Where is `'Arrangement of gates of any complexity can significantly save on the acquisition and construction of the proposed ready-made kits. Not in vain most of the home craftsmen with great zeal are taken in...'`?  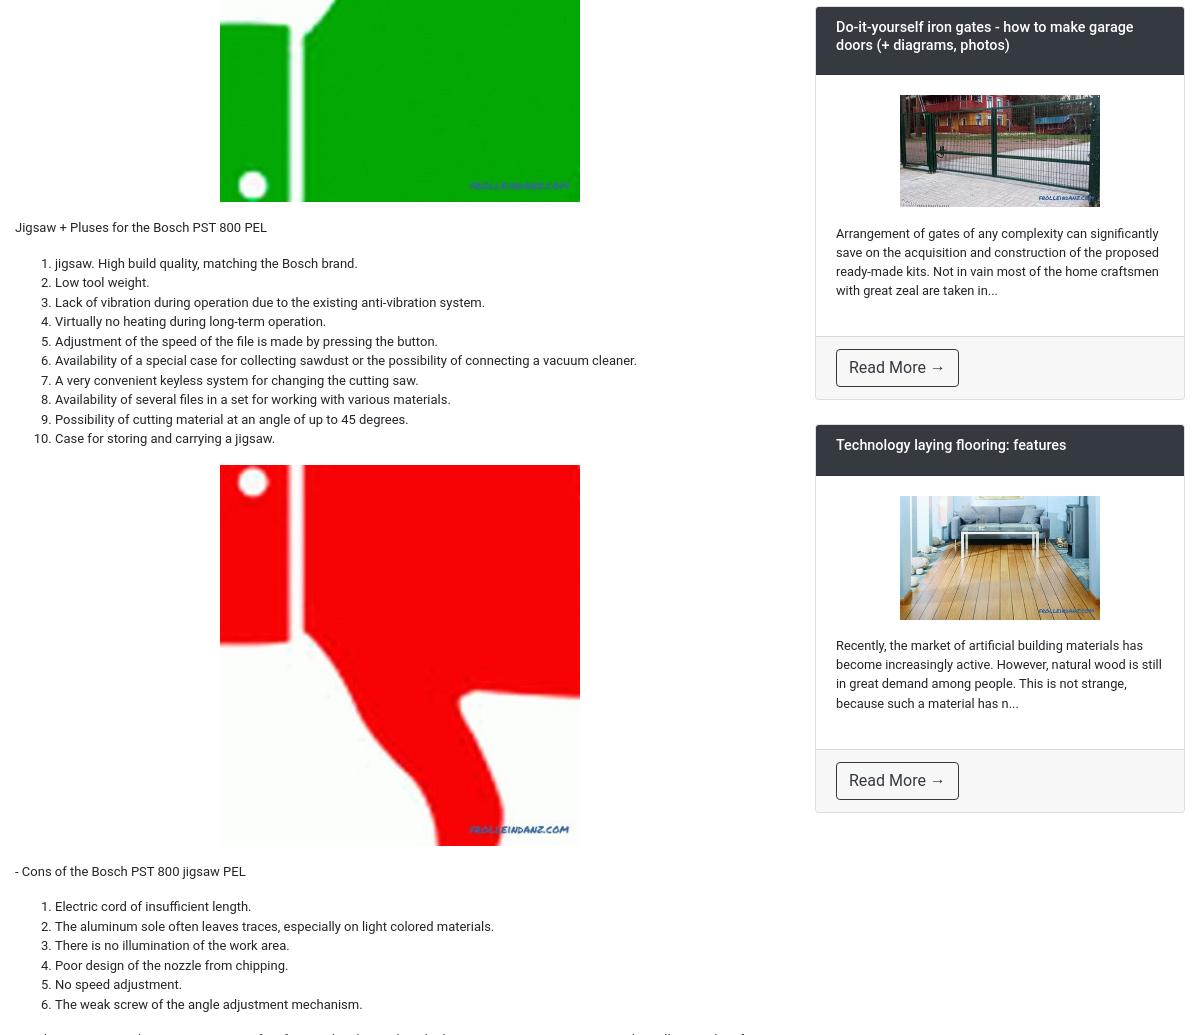
'Arrangement of gates of any complexity can significantly save on the acquisition and construction of the proposed ready-made kits. Not in vain most of the home craftsmen with great zeal are taken in...' is located at coordinates (997, 261).